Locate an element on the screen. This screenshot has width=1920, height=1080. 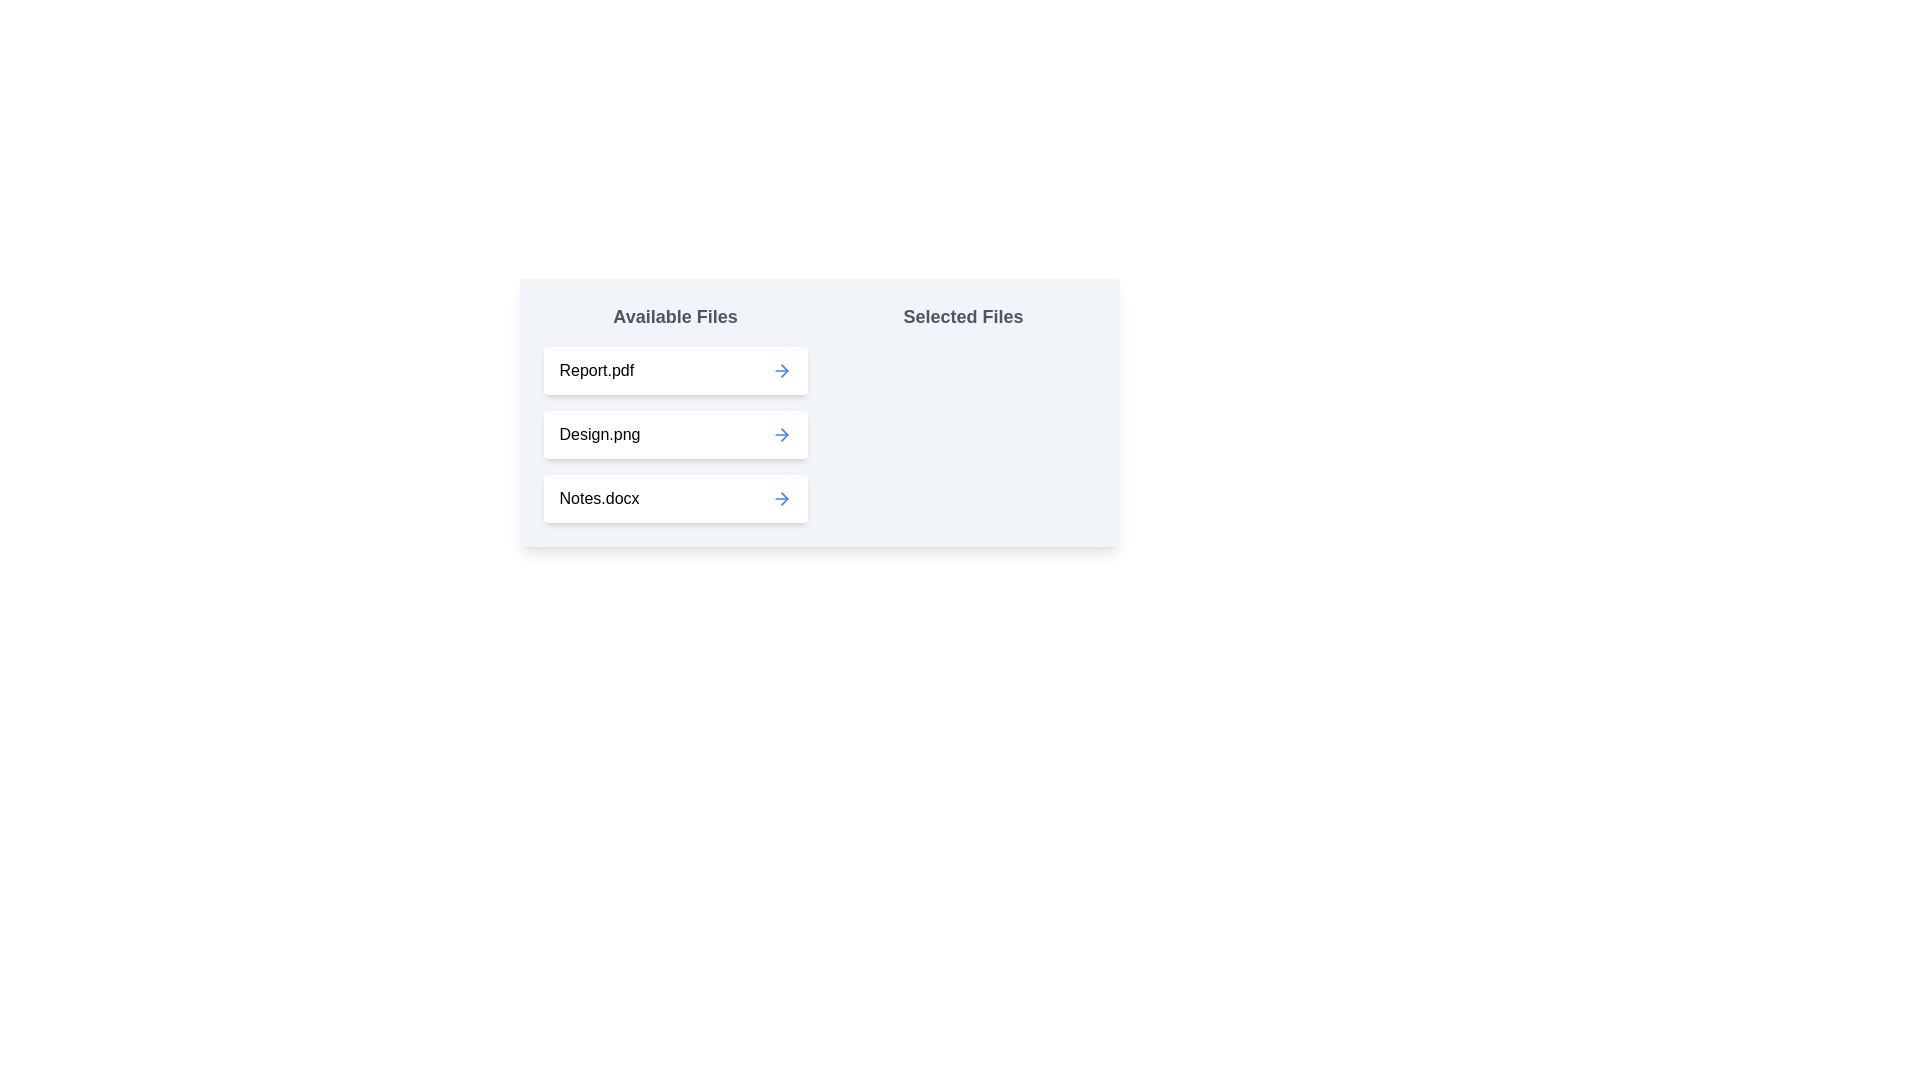
the icon button located to the right of the 'Design.png' text in the 'Available Files' section is located at coordinates (780, 434).